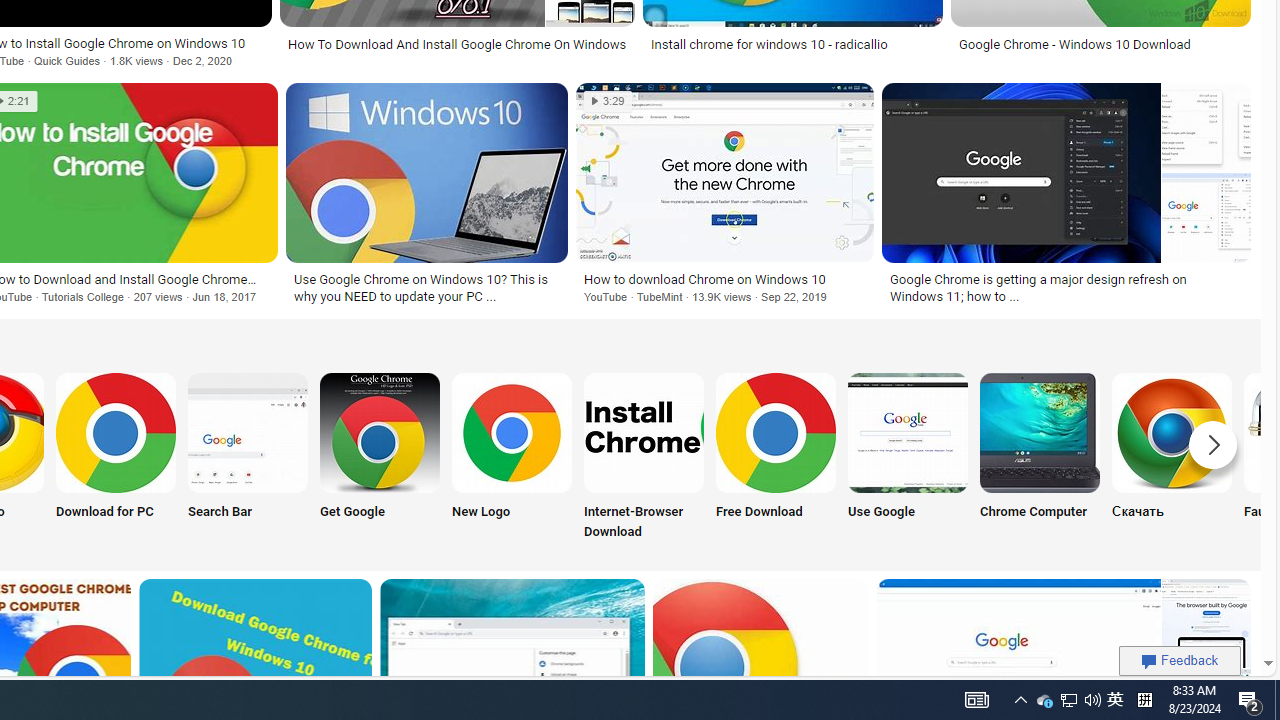 The height and width of the screenshot is (720, 1280). I want to click on 'How To Download And Install Google Chrome On Windows', so click(456, 44).